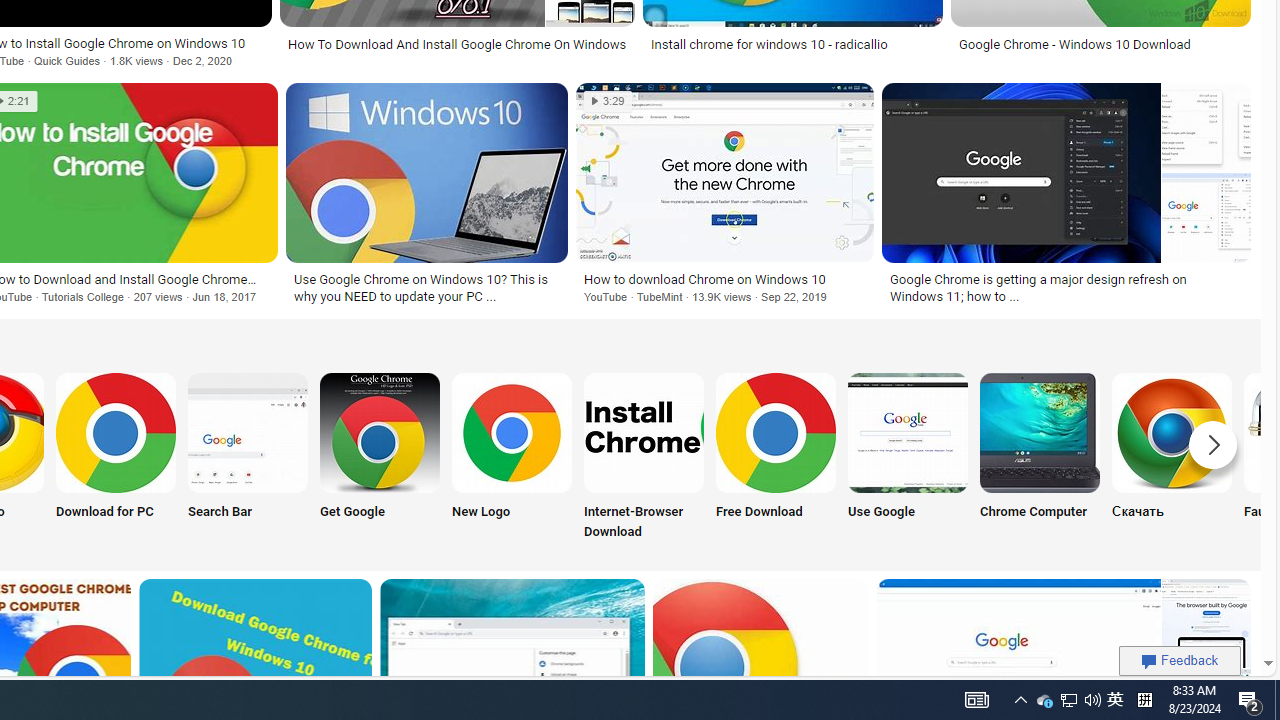 The height and width of the screenshot is (720, 1280). I want to click on 'How To Download And Install Google Chrome On Windows', so click(456, 44).